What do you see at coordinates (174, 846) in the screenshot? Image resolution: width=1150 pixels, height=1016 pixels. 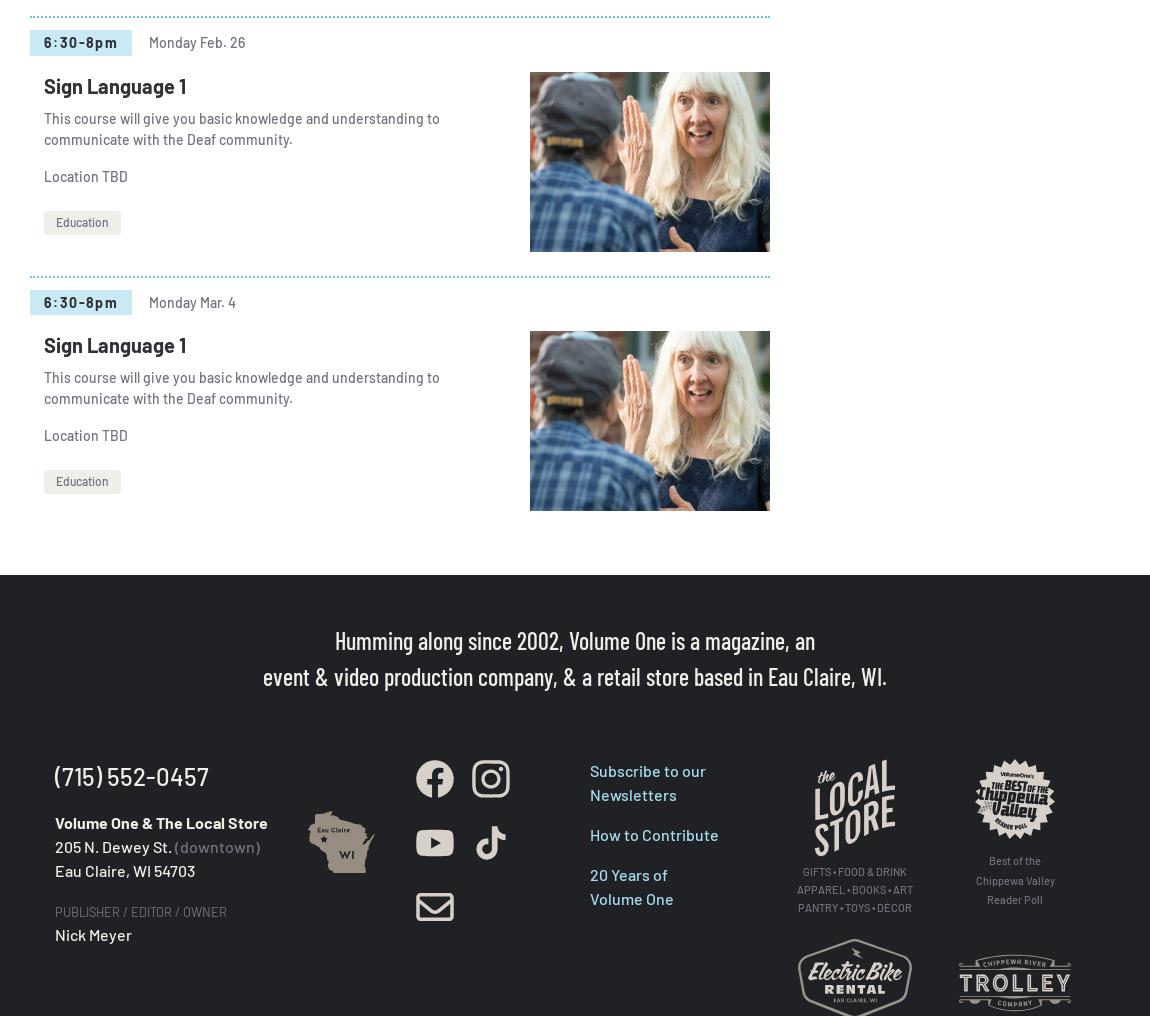 I see `'(downtown)'` at bounding box center [174, 846].